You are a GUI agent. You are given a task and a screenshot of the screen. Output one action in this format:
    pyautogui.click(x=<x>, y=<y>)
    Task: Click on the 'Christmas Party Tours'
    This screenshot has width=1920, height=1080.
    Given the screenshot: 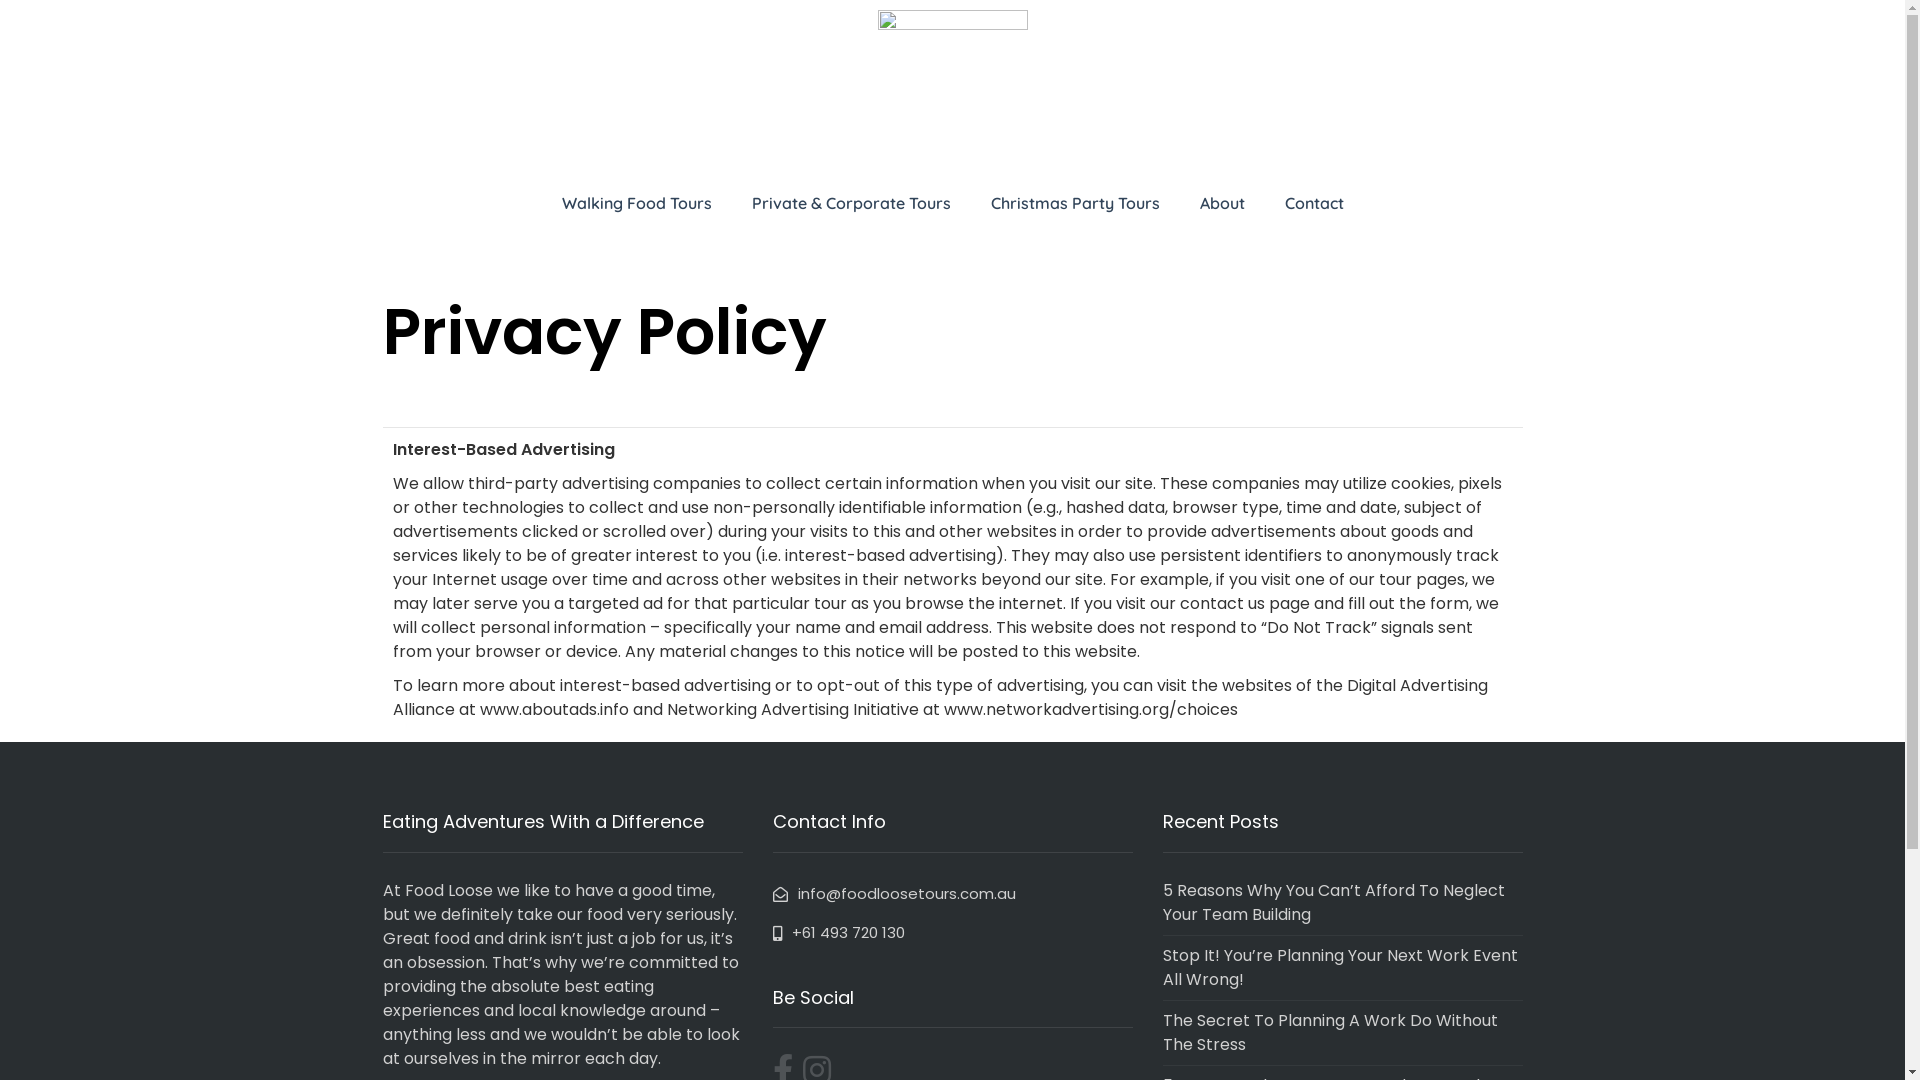 What is the action you would take?
    pyautogui.click(x=969, y=203)
    